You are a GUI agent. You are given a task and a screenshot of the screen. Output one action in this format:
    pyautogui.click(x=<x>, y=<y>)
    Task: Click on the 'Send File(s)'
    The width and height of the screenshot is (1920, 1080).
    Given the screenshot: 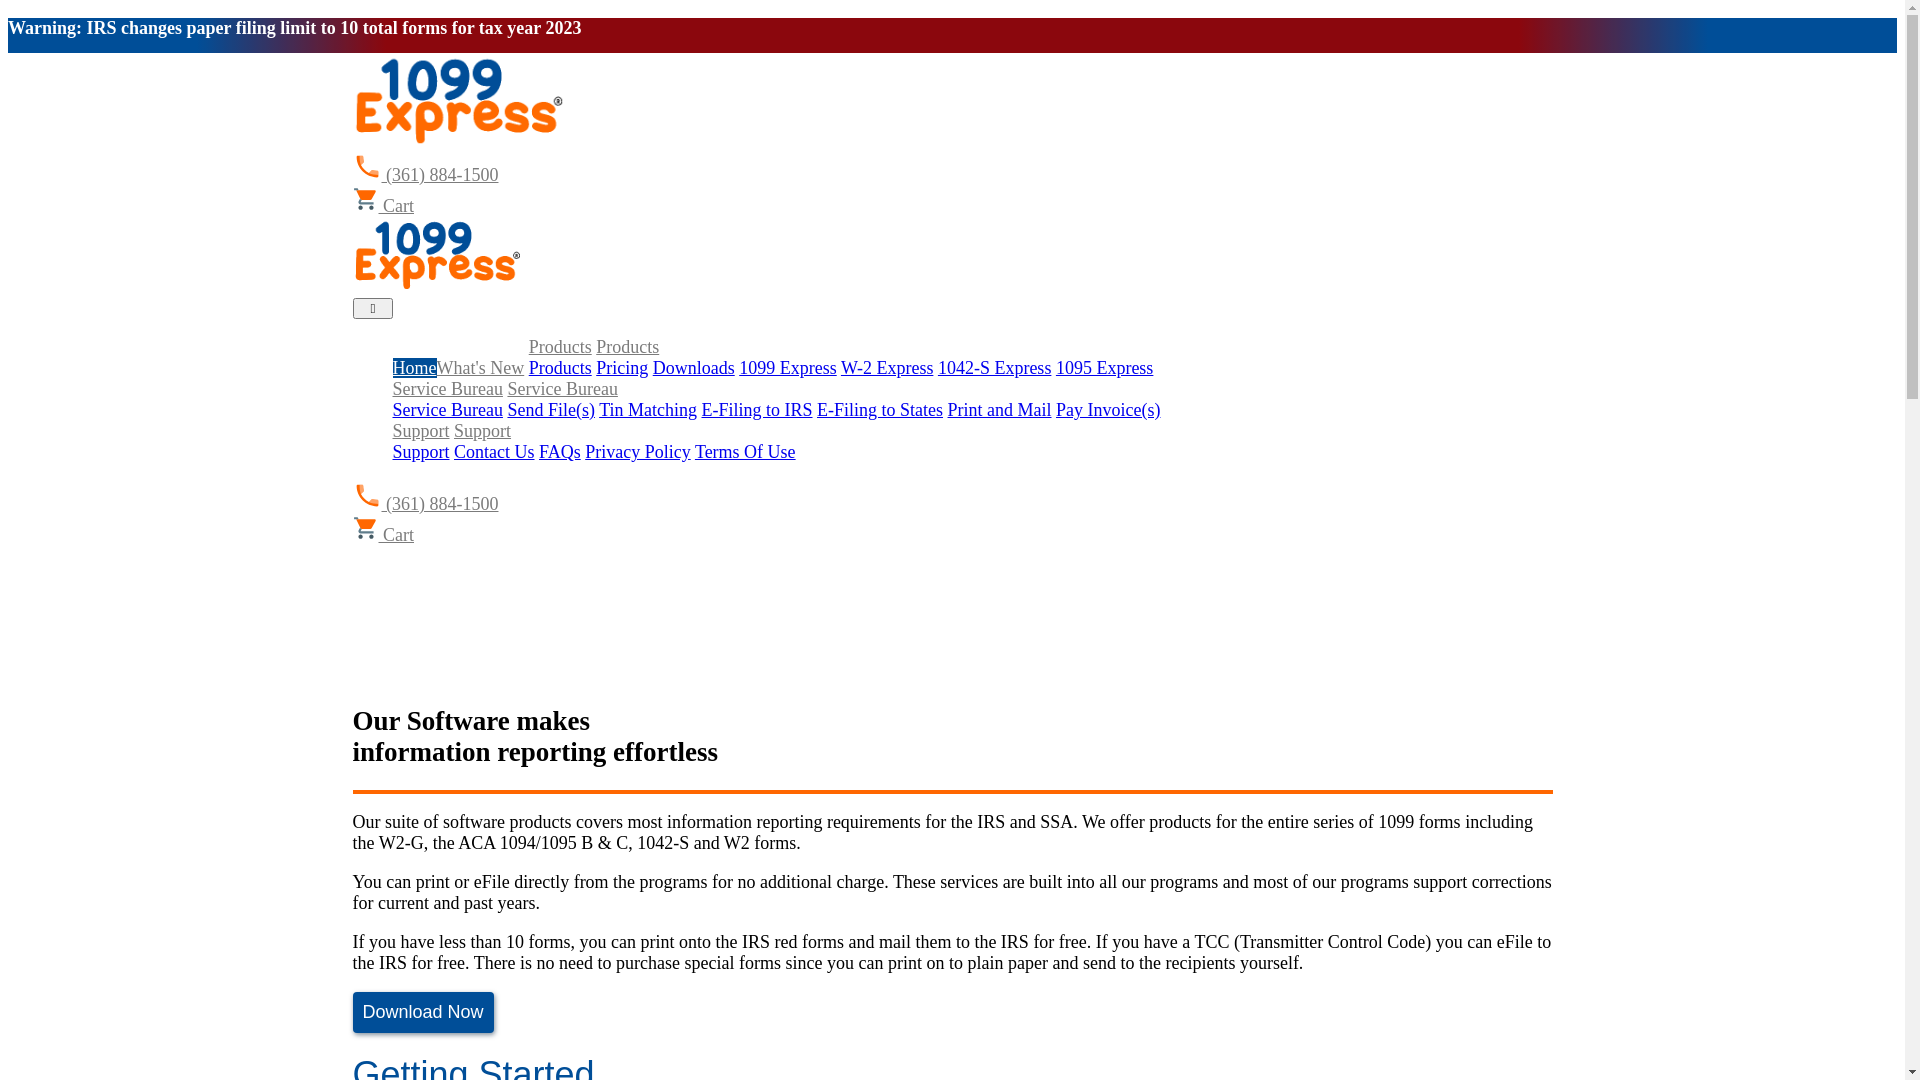 What is the action you would take?
    pyautogui.click(x=551, y=408)
    